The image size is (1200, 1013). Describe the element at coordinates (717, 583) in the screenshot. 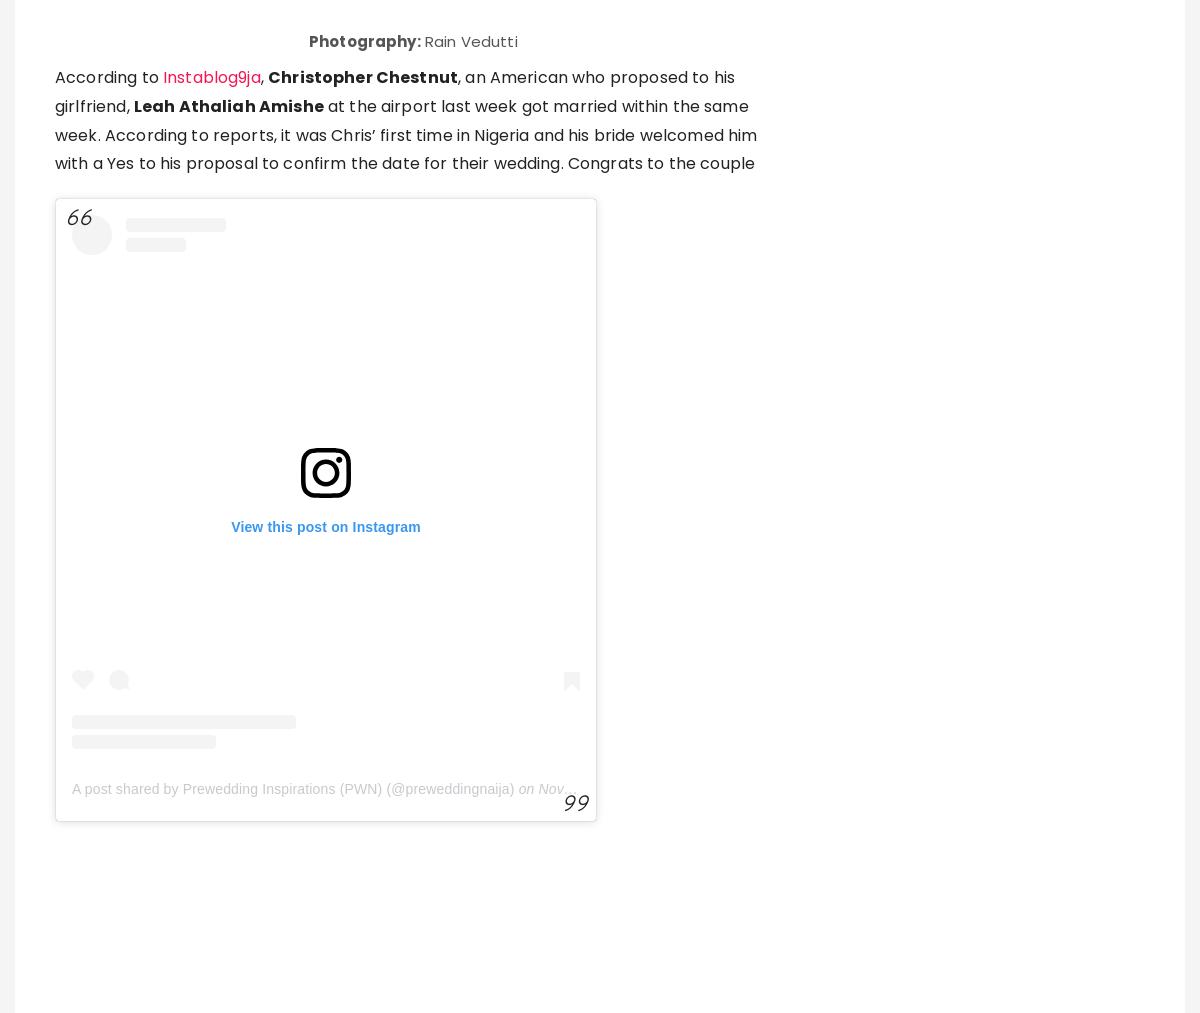

I see `'Daily Mail'` at that location.